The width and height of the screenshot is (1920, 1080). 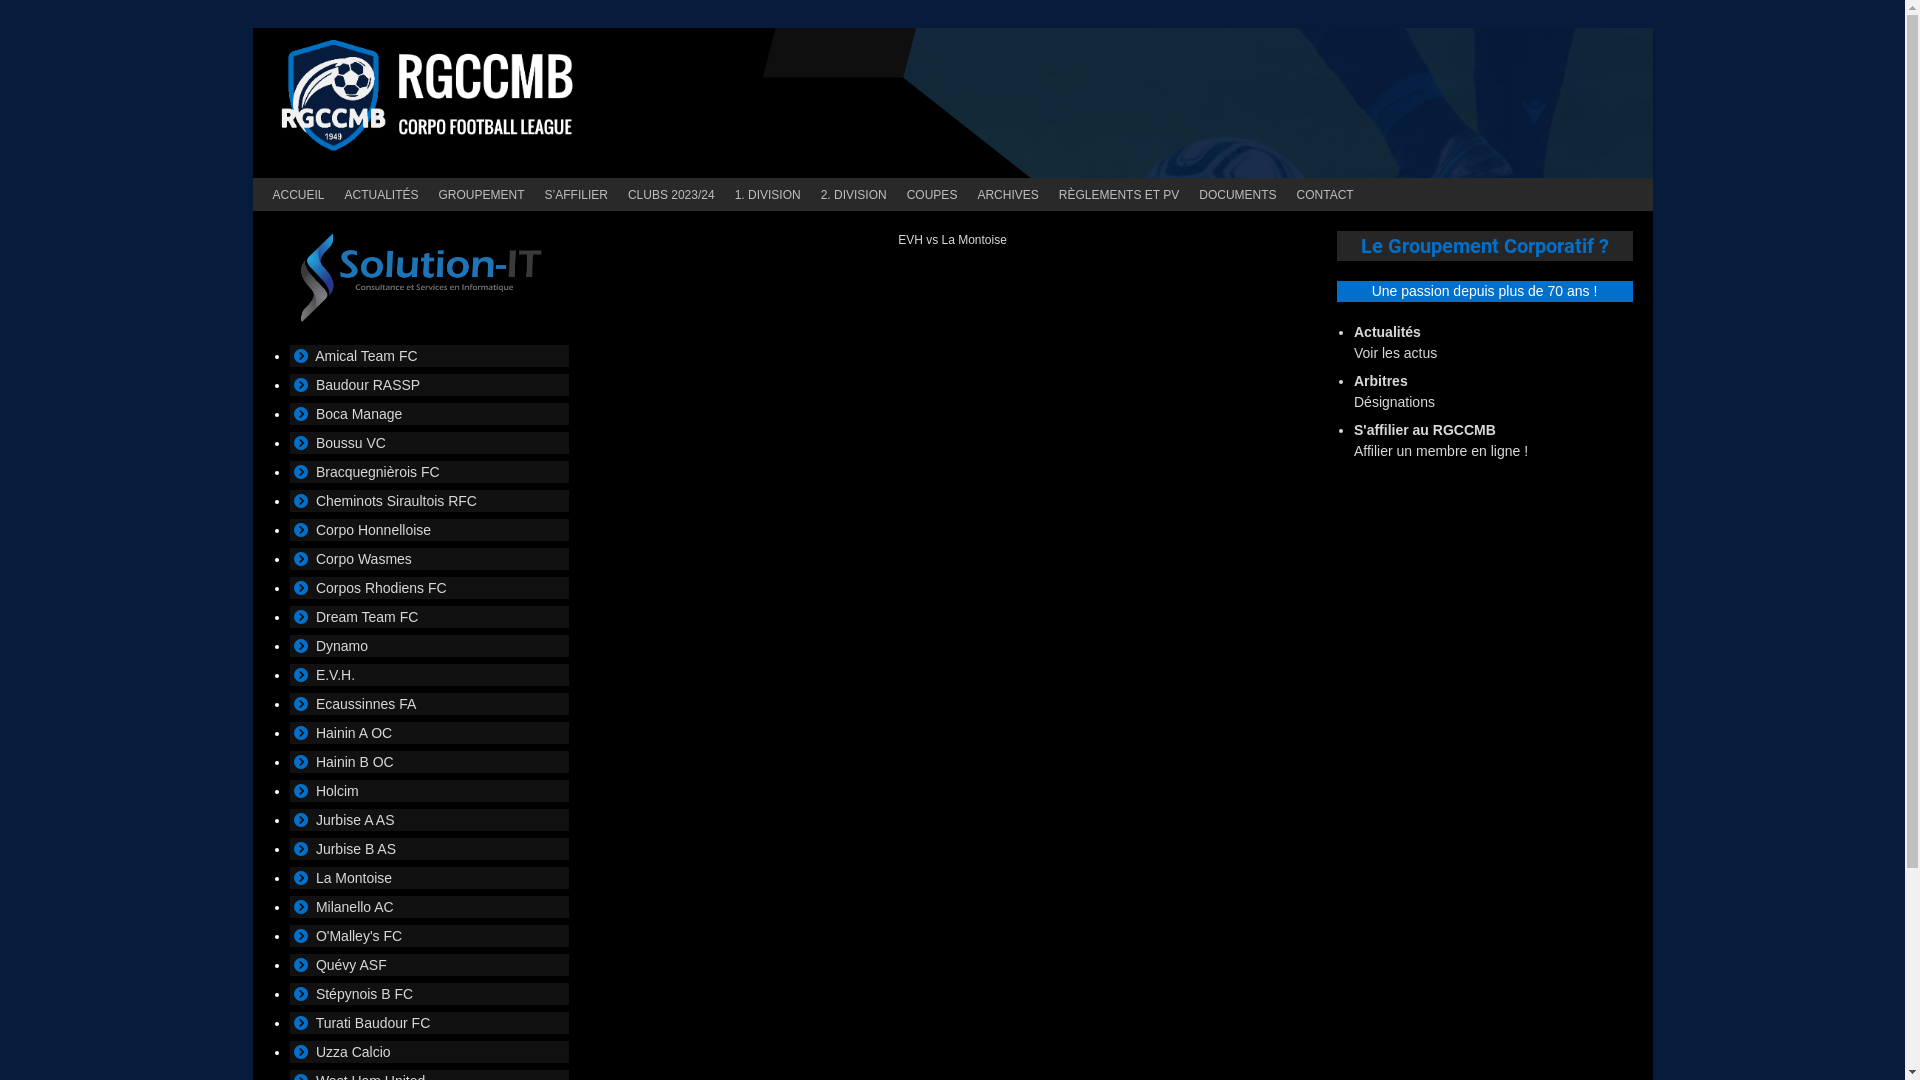 I want to click on 'Hainin A OC', so click(x=354, y=732).